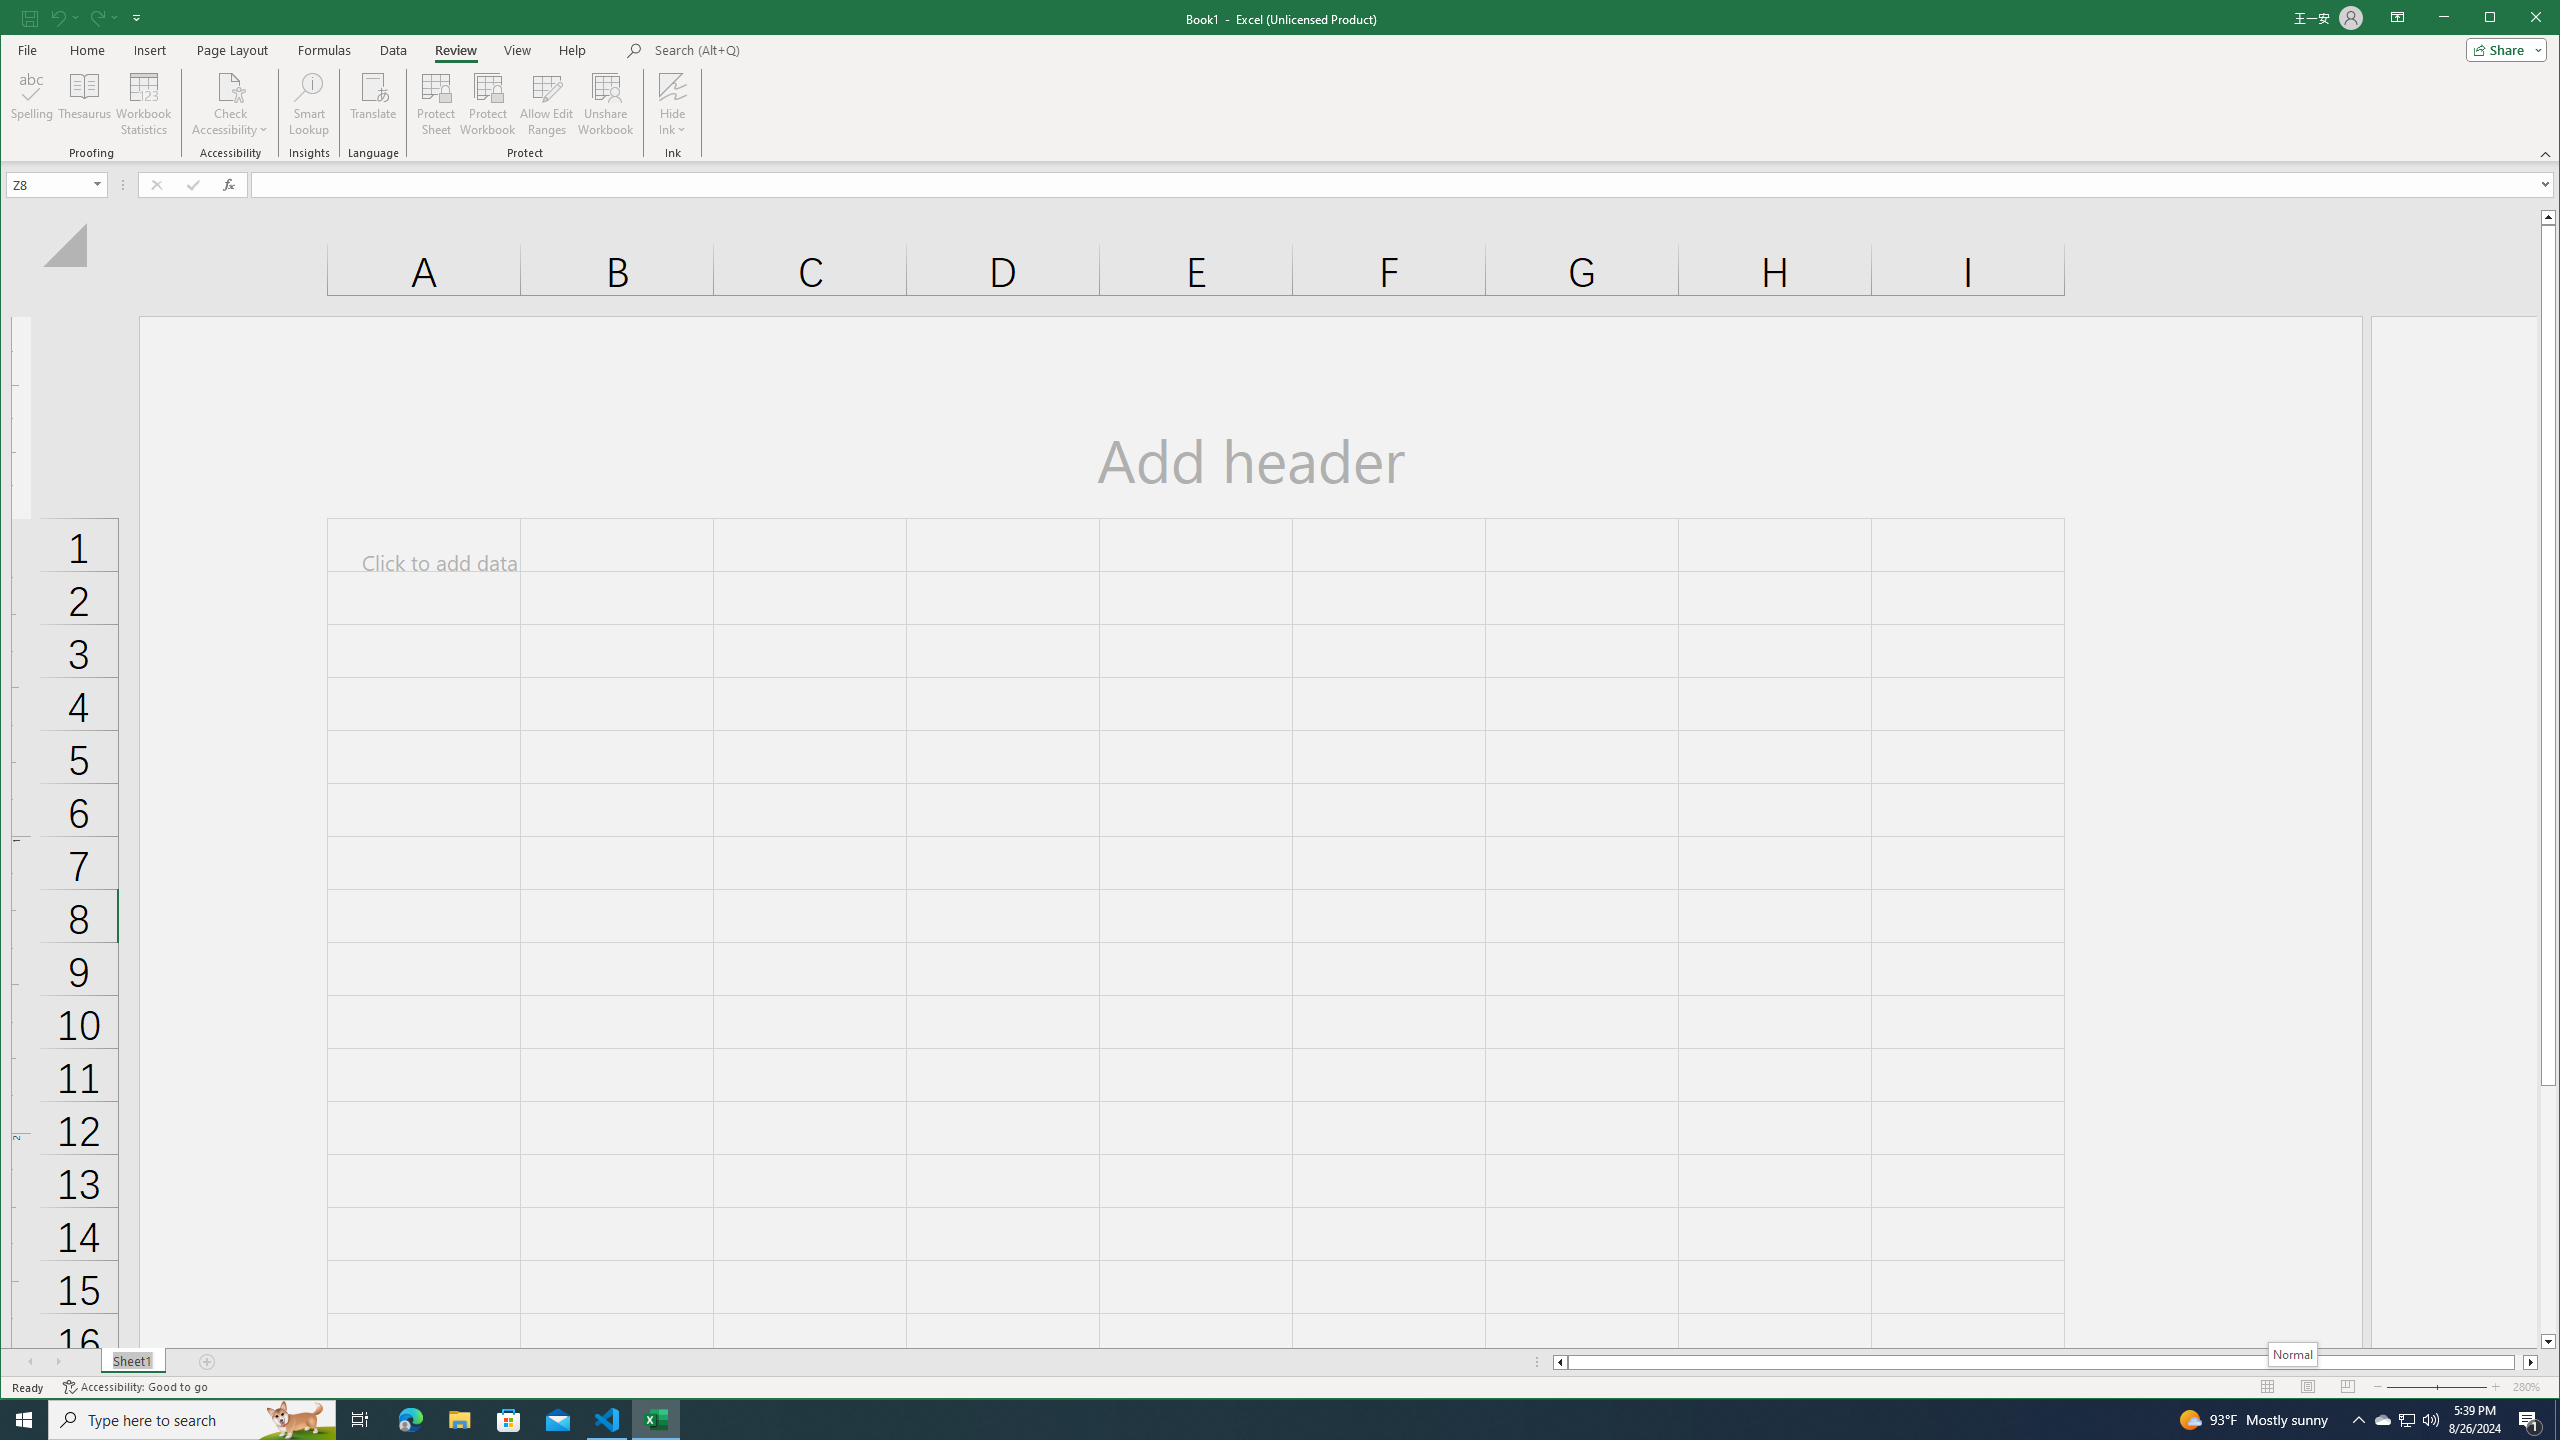 The image size is (2560, 1440). Describe the element at coordinates (2347, 1386) in the screenshot. I see `'Page Break Preview'` at that location.